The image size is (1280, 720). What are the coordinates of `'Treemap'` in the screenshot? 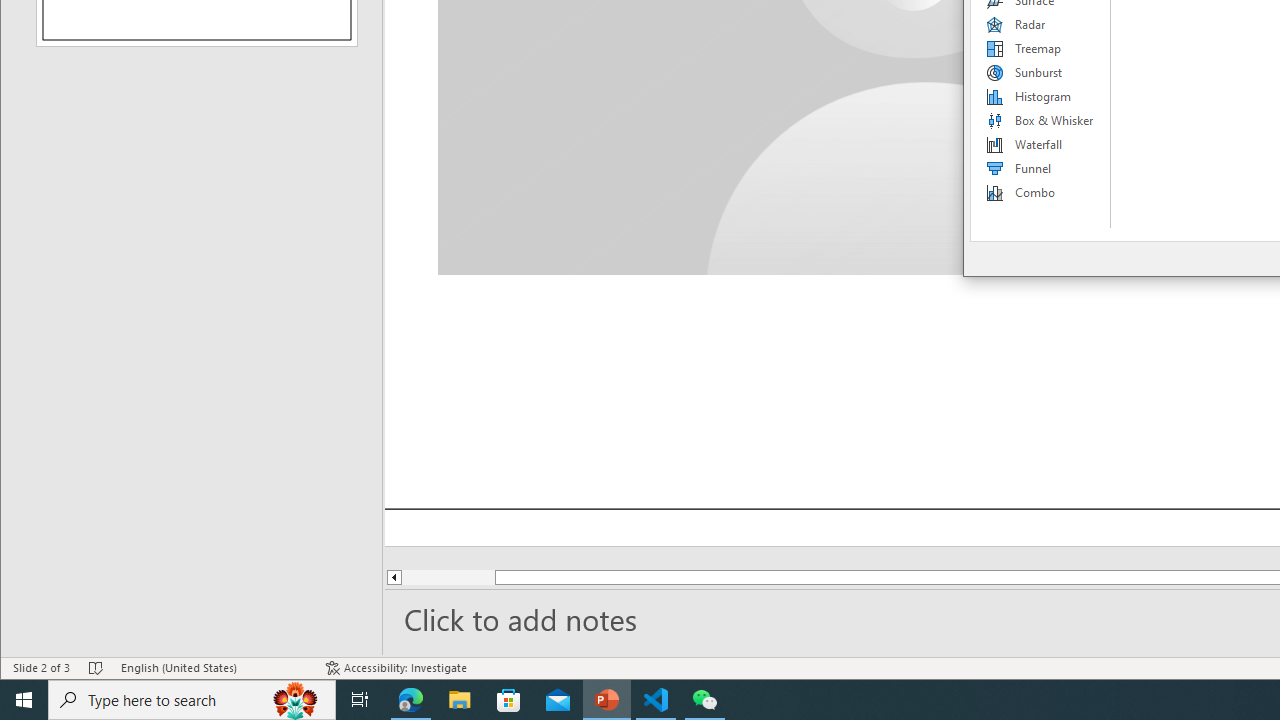 It's located at (1040, 47).